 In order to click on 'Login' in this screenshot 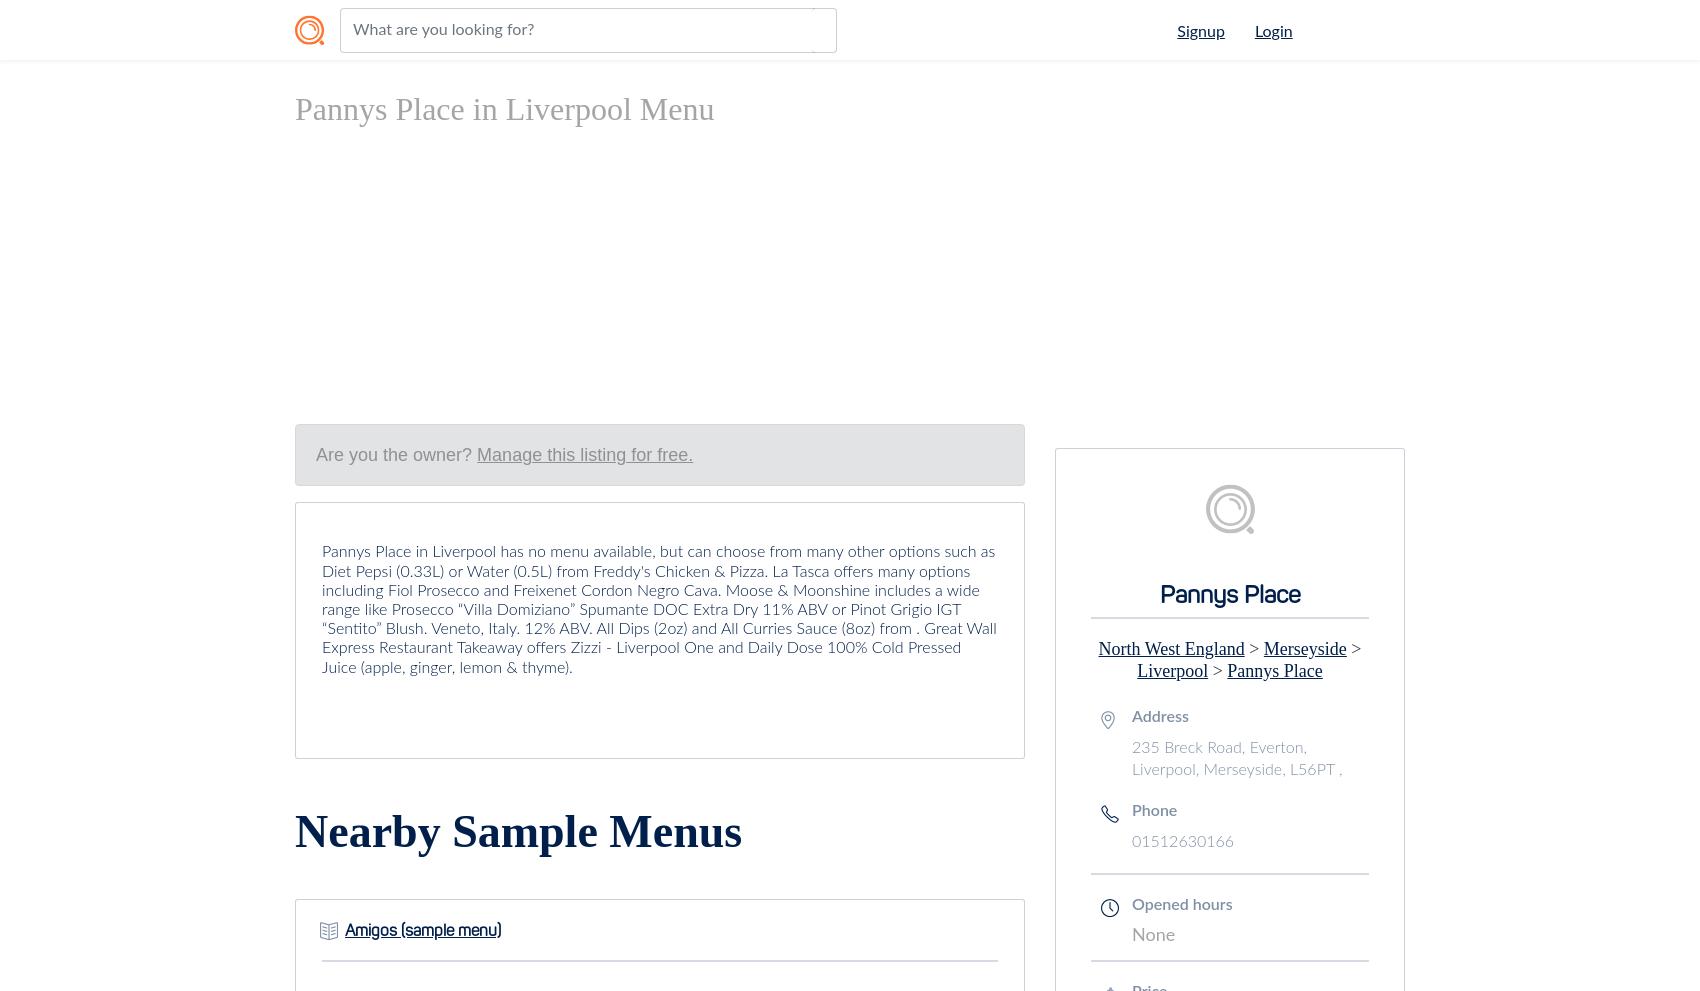, I will do `click(1252, 31)`.